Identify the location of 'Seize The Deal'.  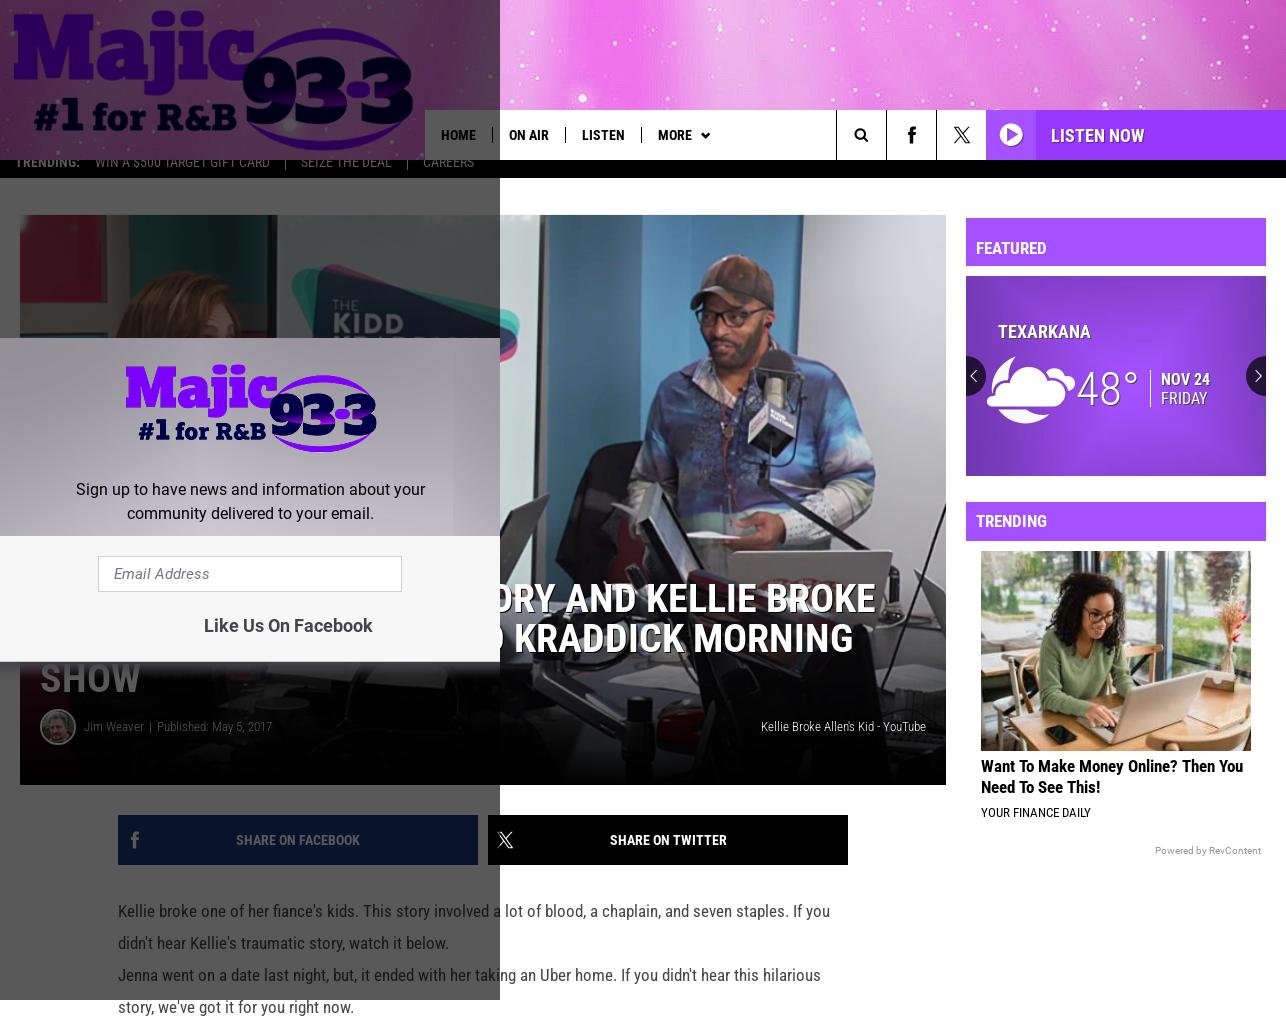
(345, 175).